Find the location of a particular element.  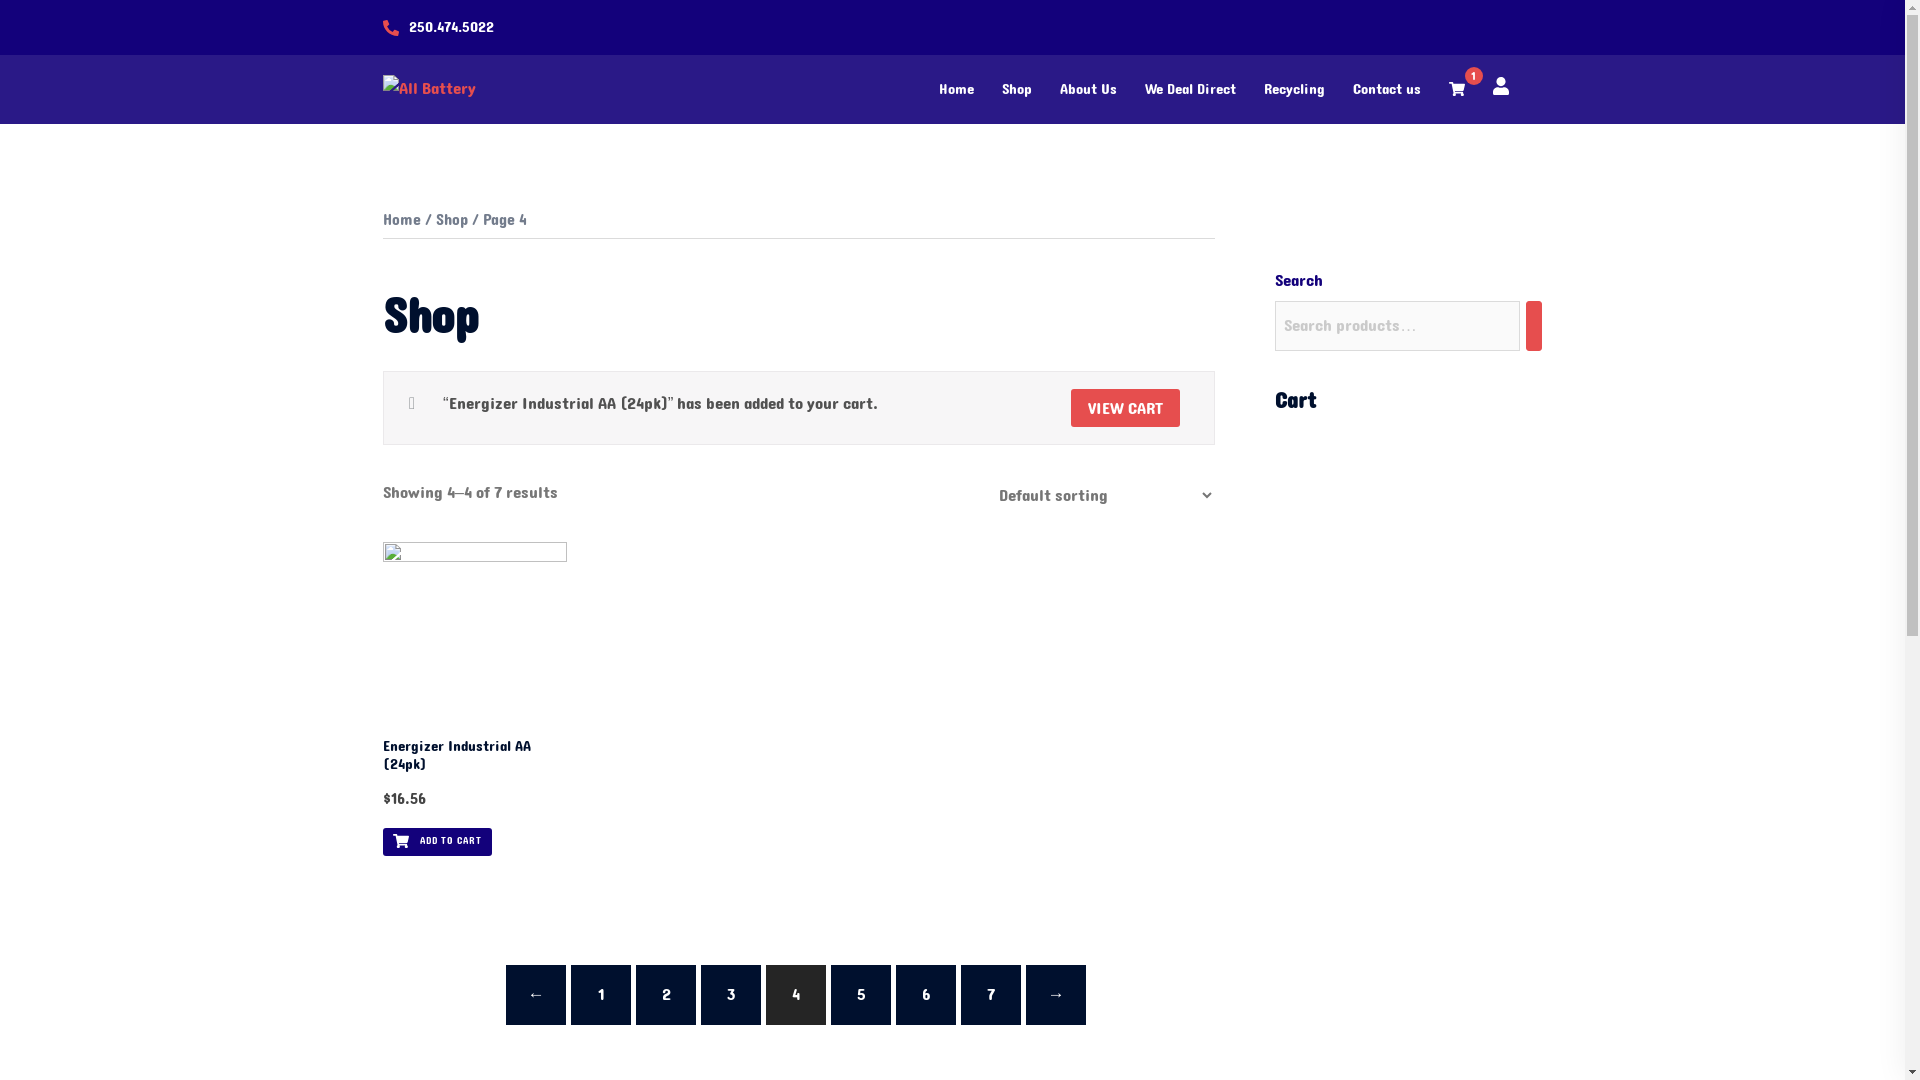

'250.474.5022' is located at coordinates (449, 27).